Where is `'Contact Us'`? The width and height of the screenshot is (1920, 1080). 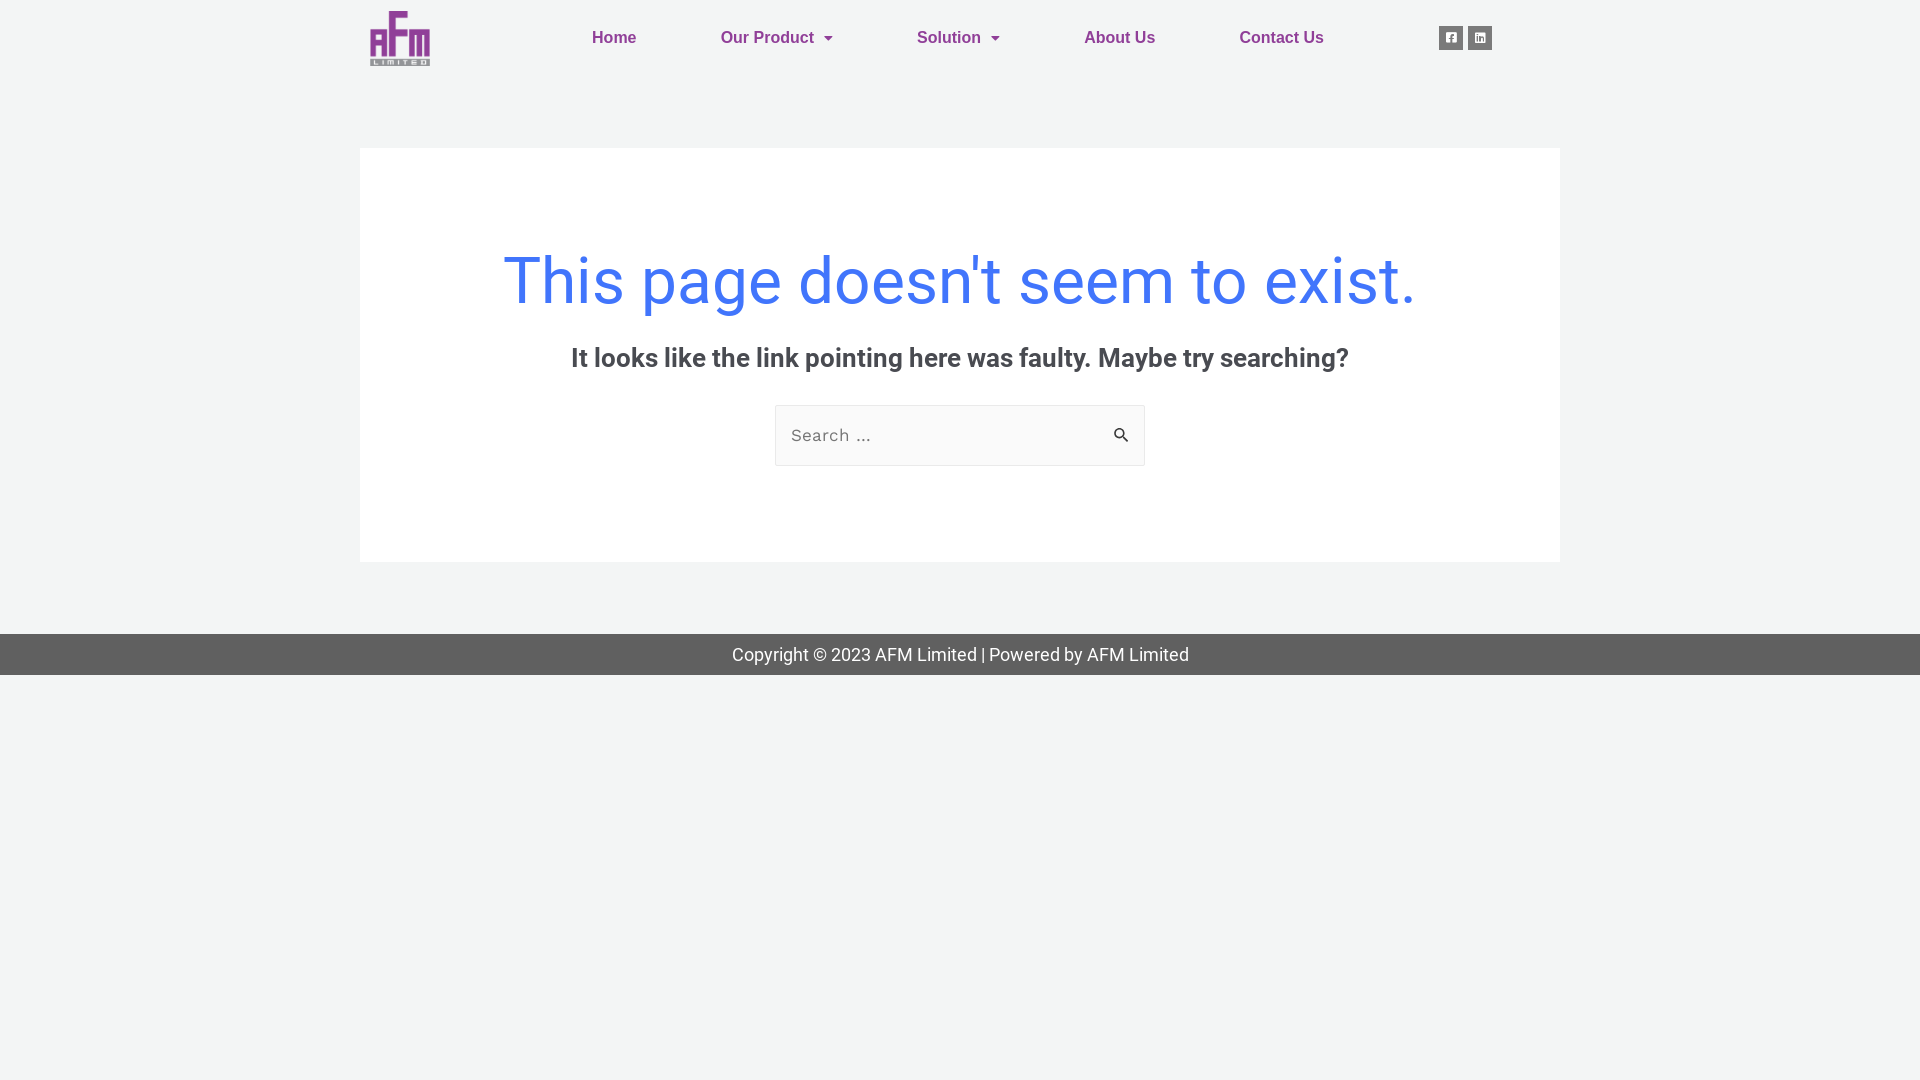 'Contact Us' is located at coordinates (1281, 38).